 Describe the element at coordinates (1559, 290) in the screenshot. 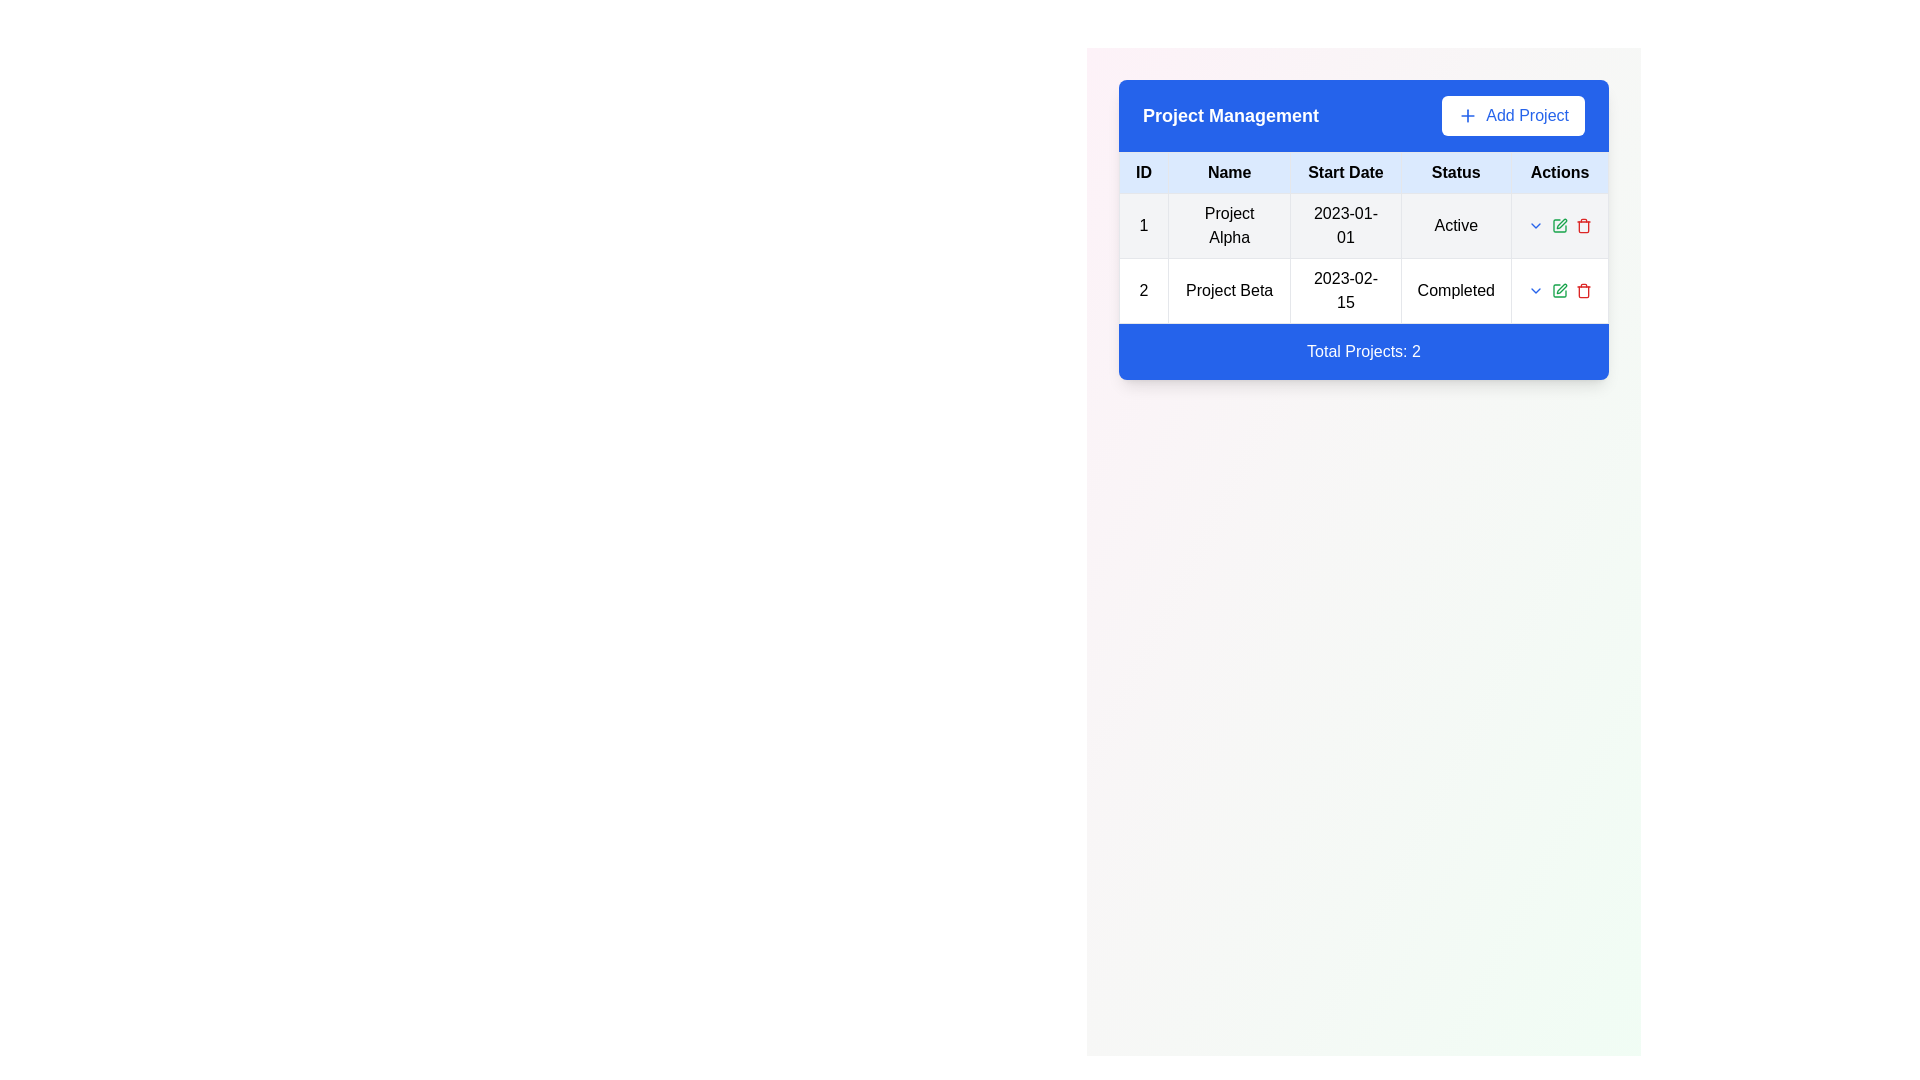

I see `the green pencil icon button in the Actions section of the second row` at that location.